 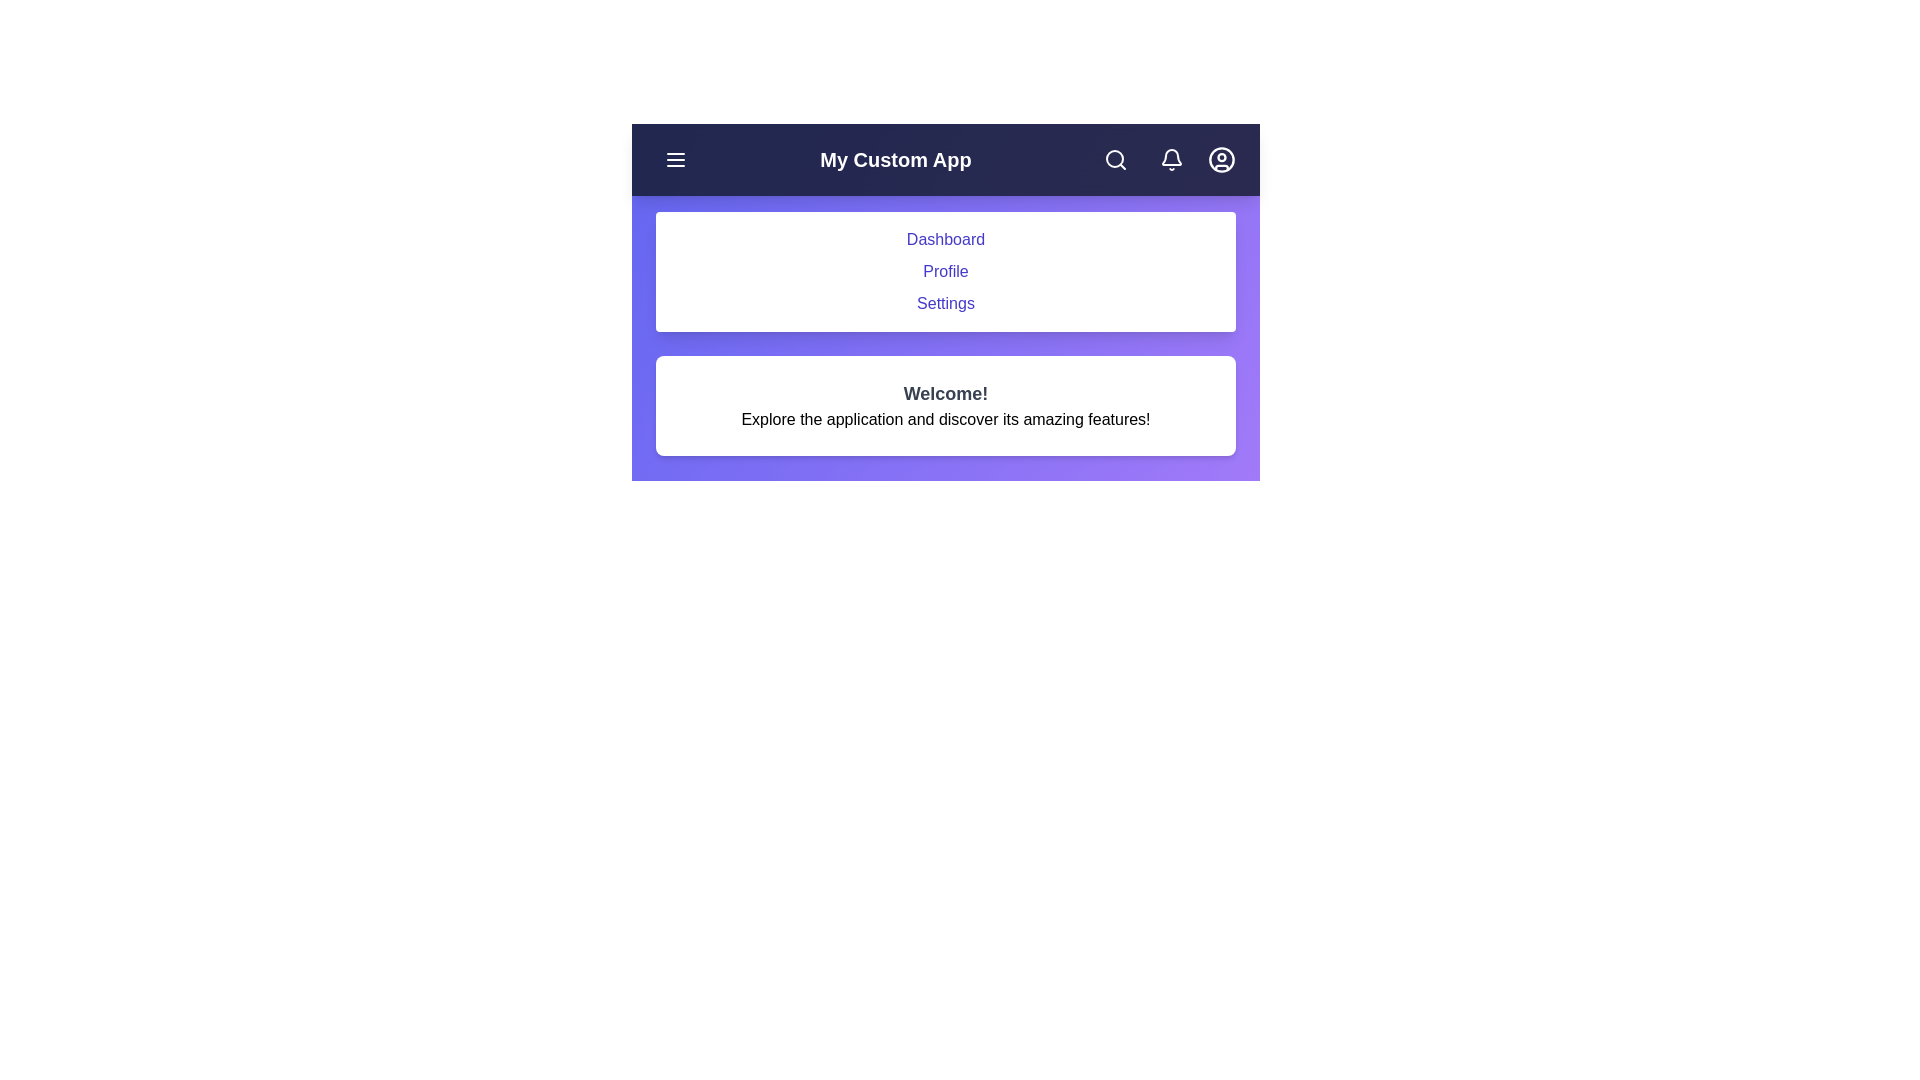 What do you see at coordinates (1114, 158) in the screenshot?
I see `the search button to toggle the visibility of the search bar` at bounding box center [1114, 158].